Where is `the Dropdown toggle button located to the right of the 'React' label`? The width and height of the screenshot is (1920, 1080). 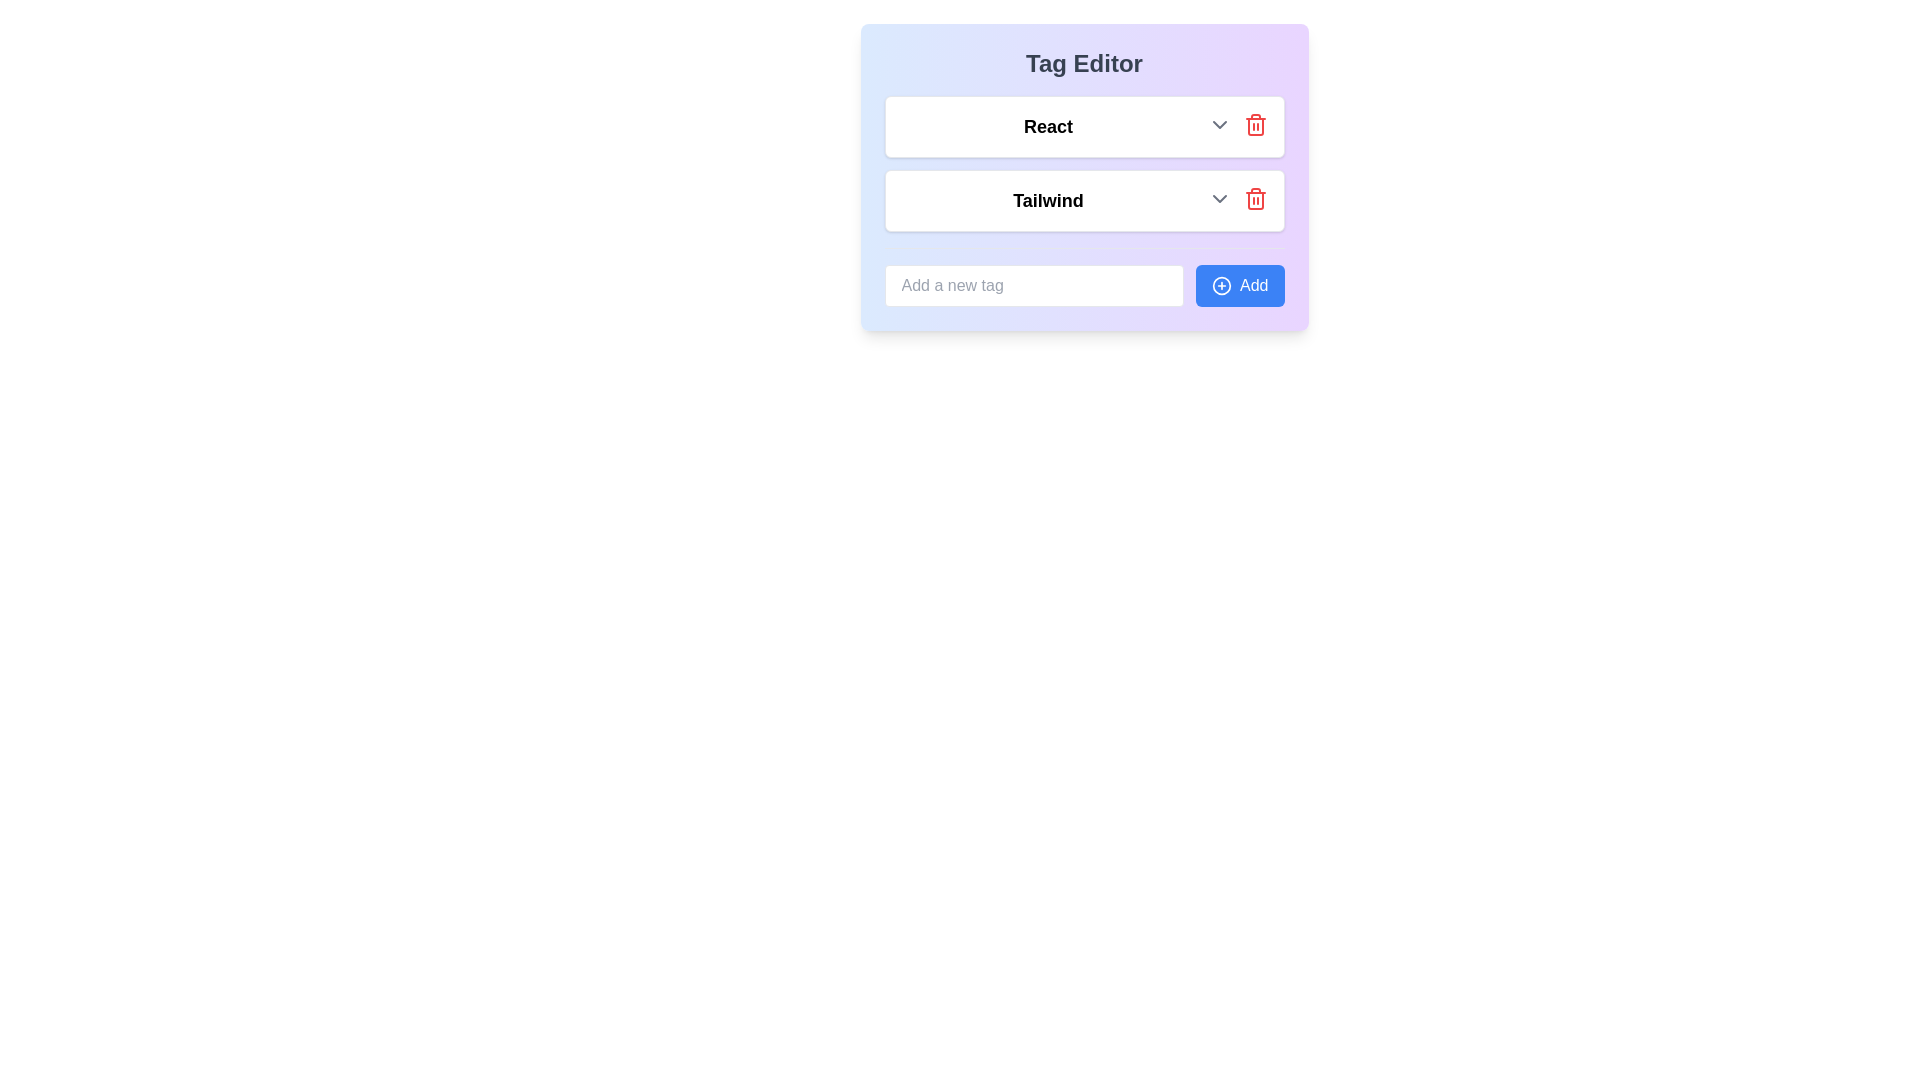 the Dropdown toggle button located to the right of the 'React' label is located at coordinates (1218, 124).